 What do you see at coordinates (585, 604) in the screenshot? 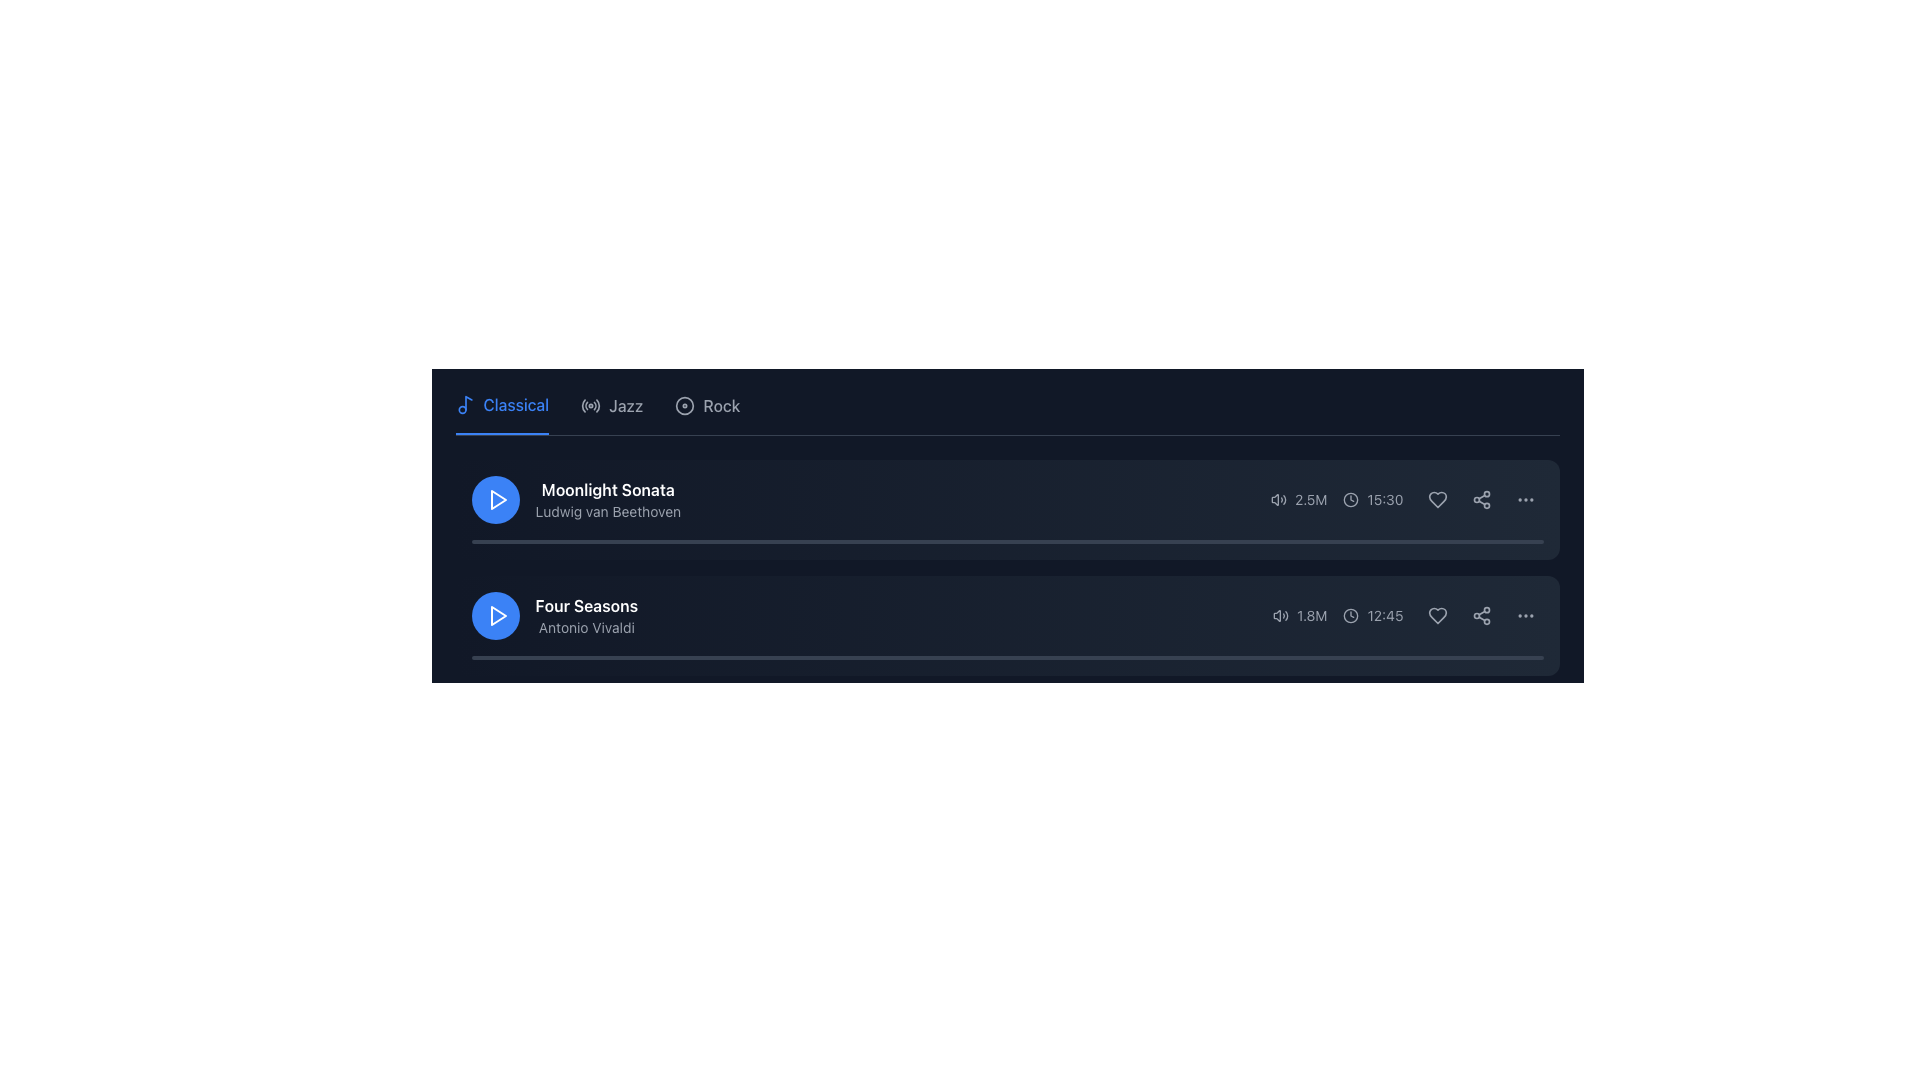
I see `text label containing 'Four Seasons', which is styled with a white font on a dark background and positioned above 'Antonio Vivaldi'` at bounding box center [585, 604].